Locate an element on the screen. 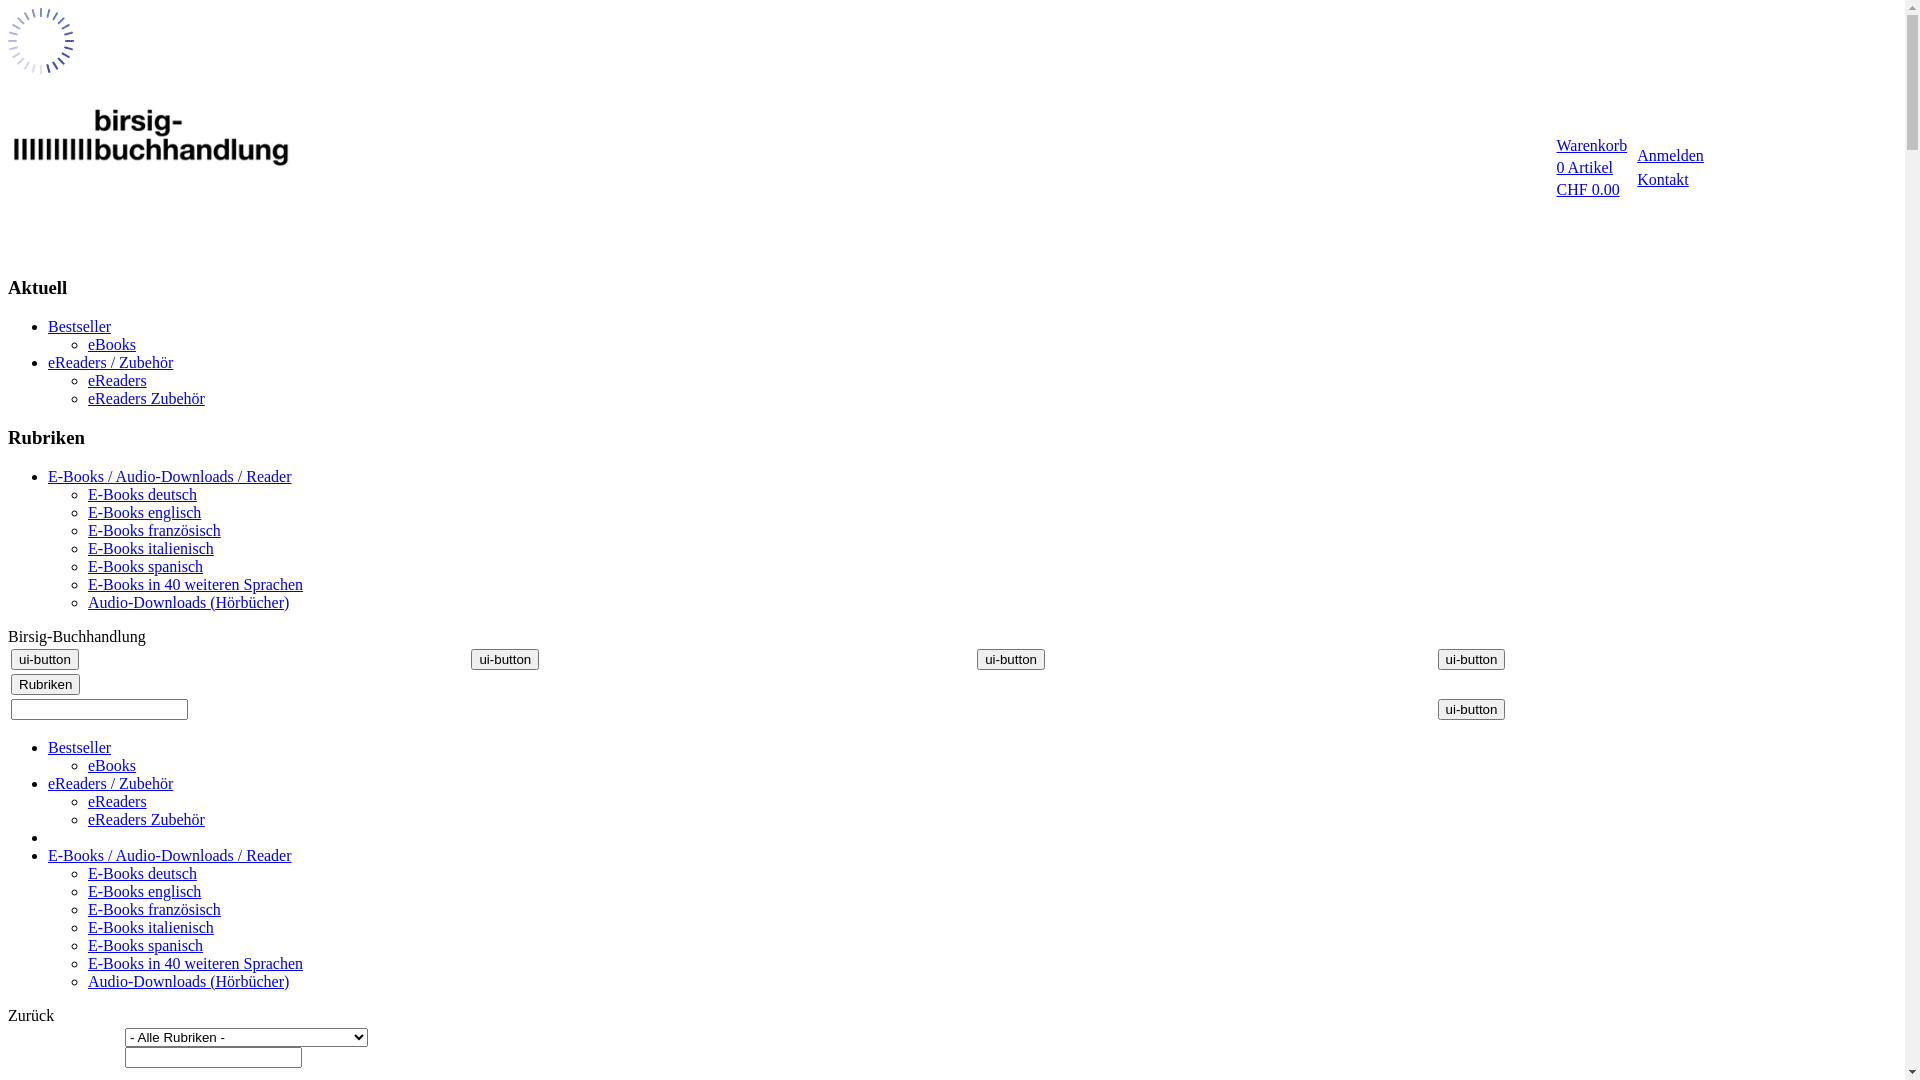 The height and width of the screenshot is (1080, 1920). 'Kontakt' is located at coordinates (1662, 178).